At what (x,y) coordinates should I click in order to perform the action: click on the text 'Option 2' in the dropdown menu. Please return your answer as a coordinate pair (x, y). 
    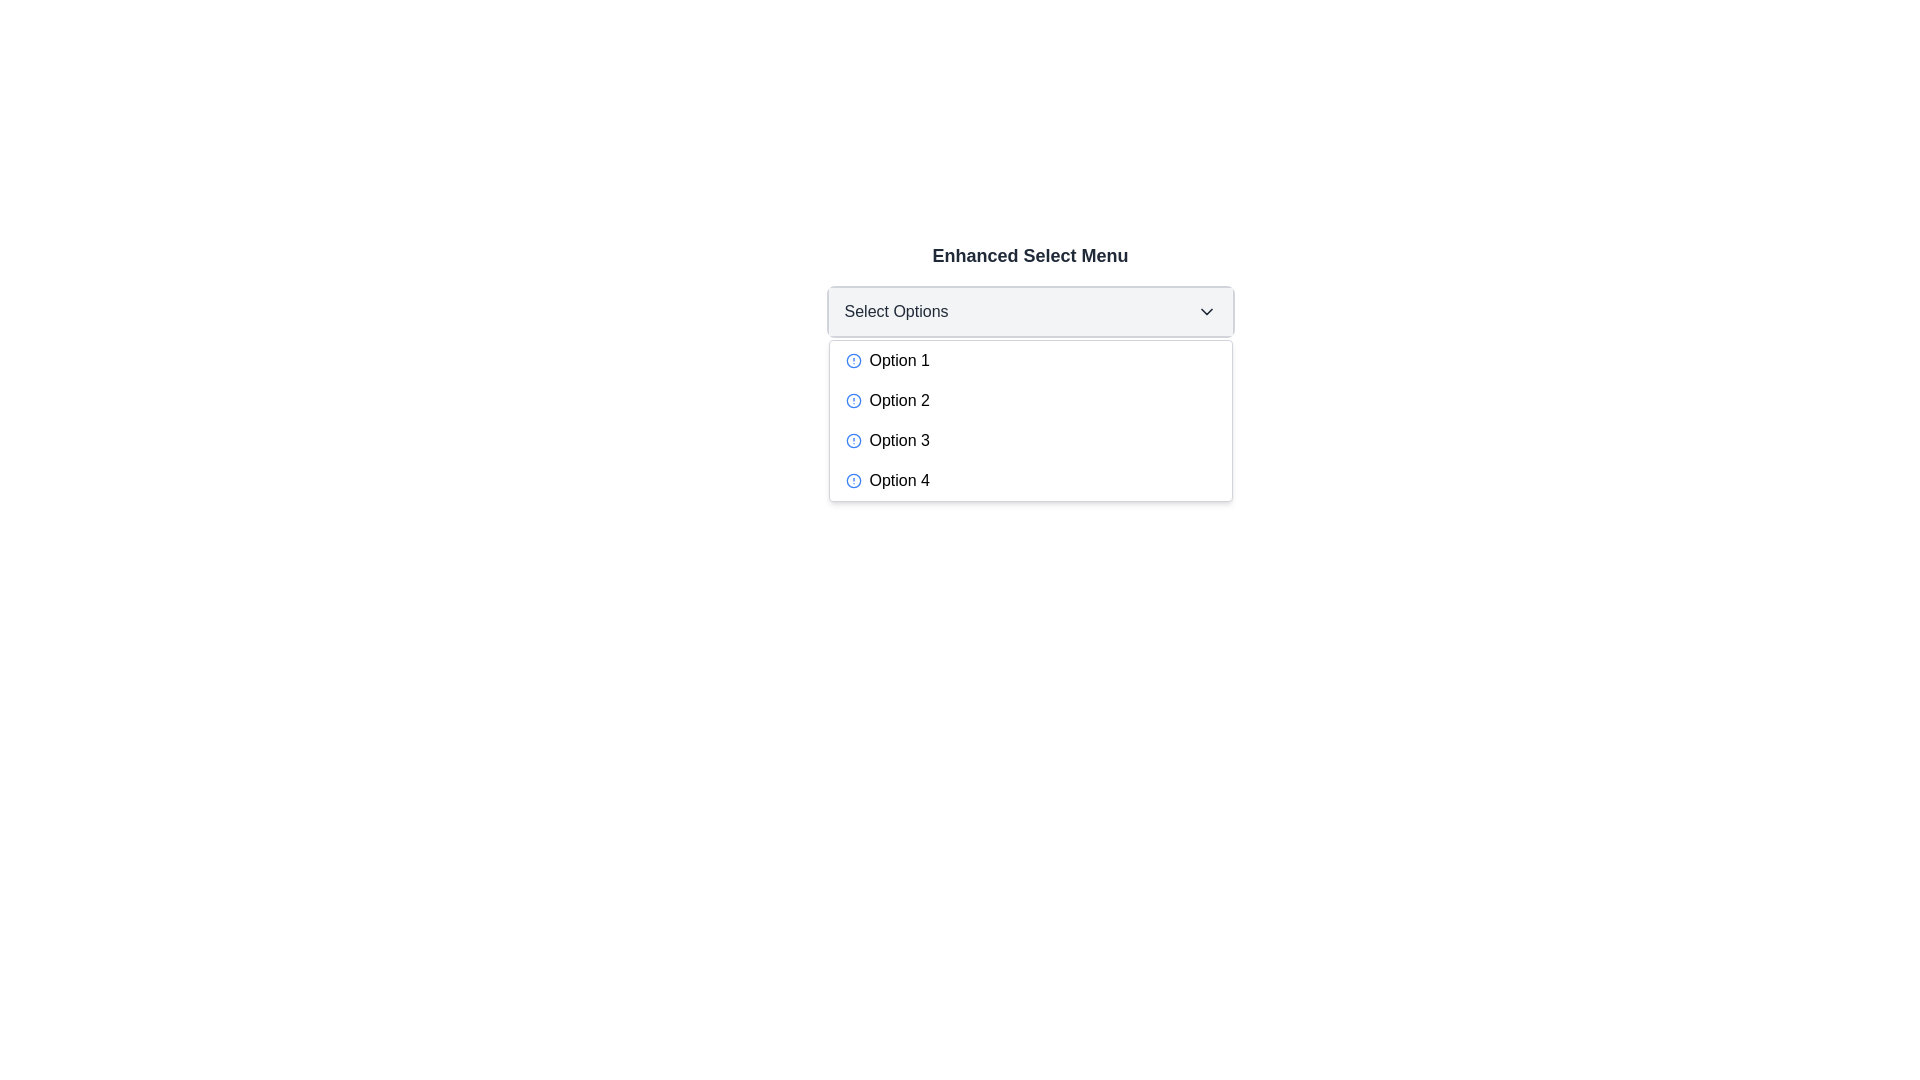
    Looking at the image, I should click on (898, 401).